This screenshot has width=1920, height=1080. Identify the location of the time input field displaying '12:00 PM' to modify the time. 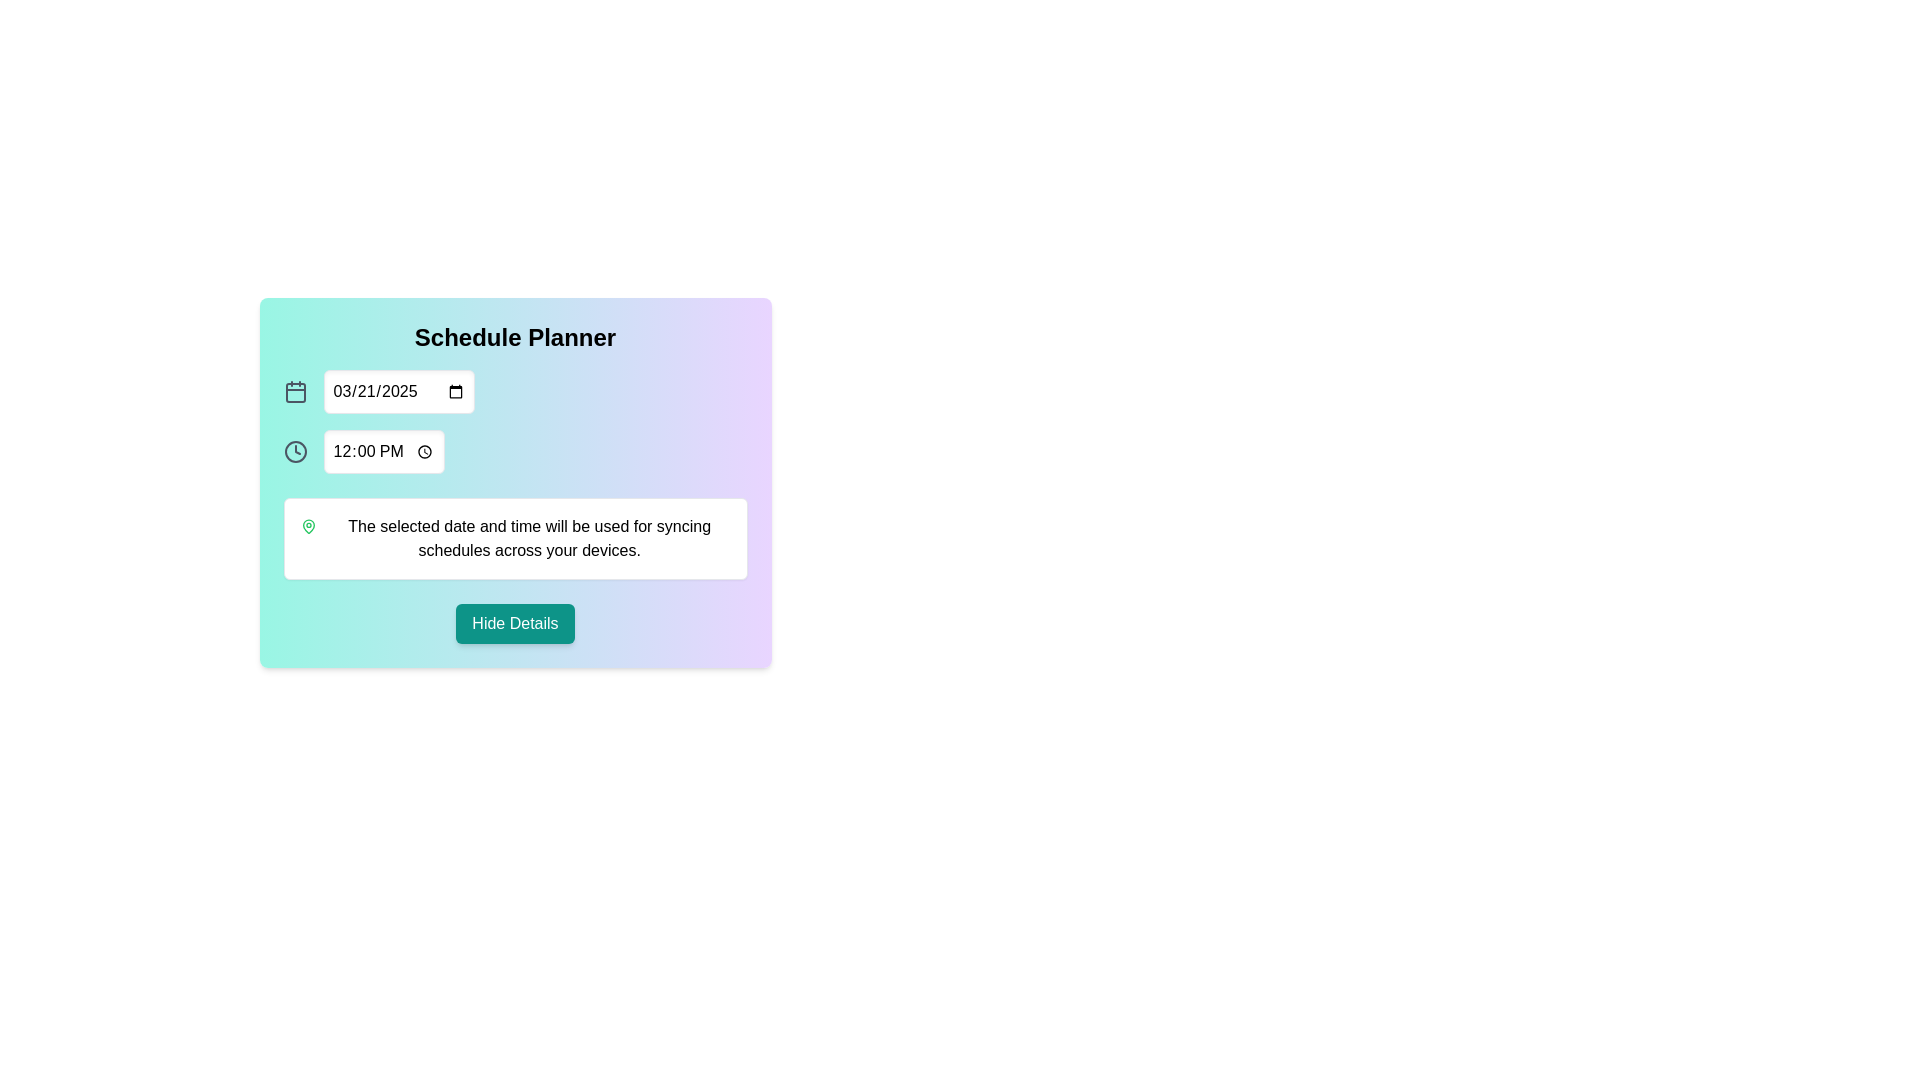
(515, 451).